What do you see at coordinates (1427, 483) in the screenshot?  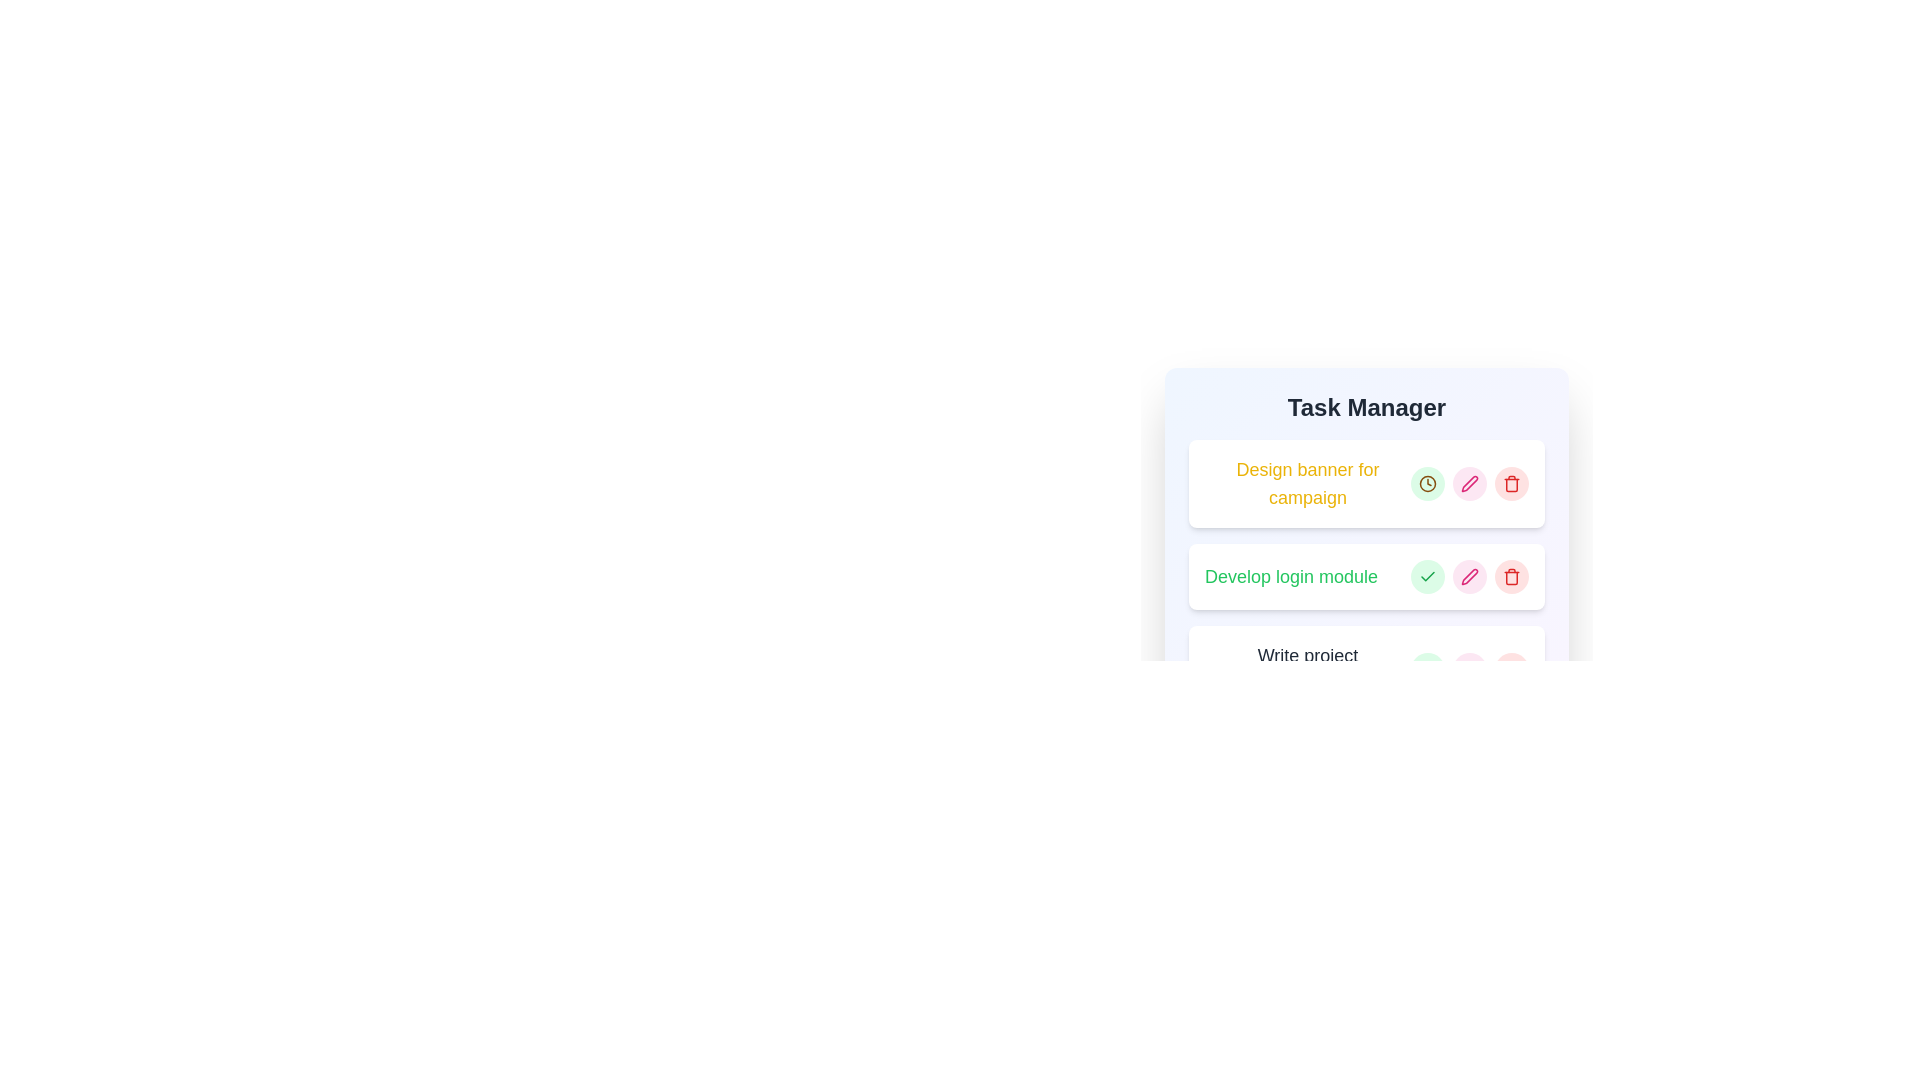 I see `the first circular interactive button with a green background and a clock icon, associated with the task 'Design banner for campaign' in the 'Task Manager' interface` at bounding box center [1427, 483].